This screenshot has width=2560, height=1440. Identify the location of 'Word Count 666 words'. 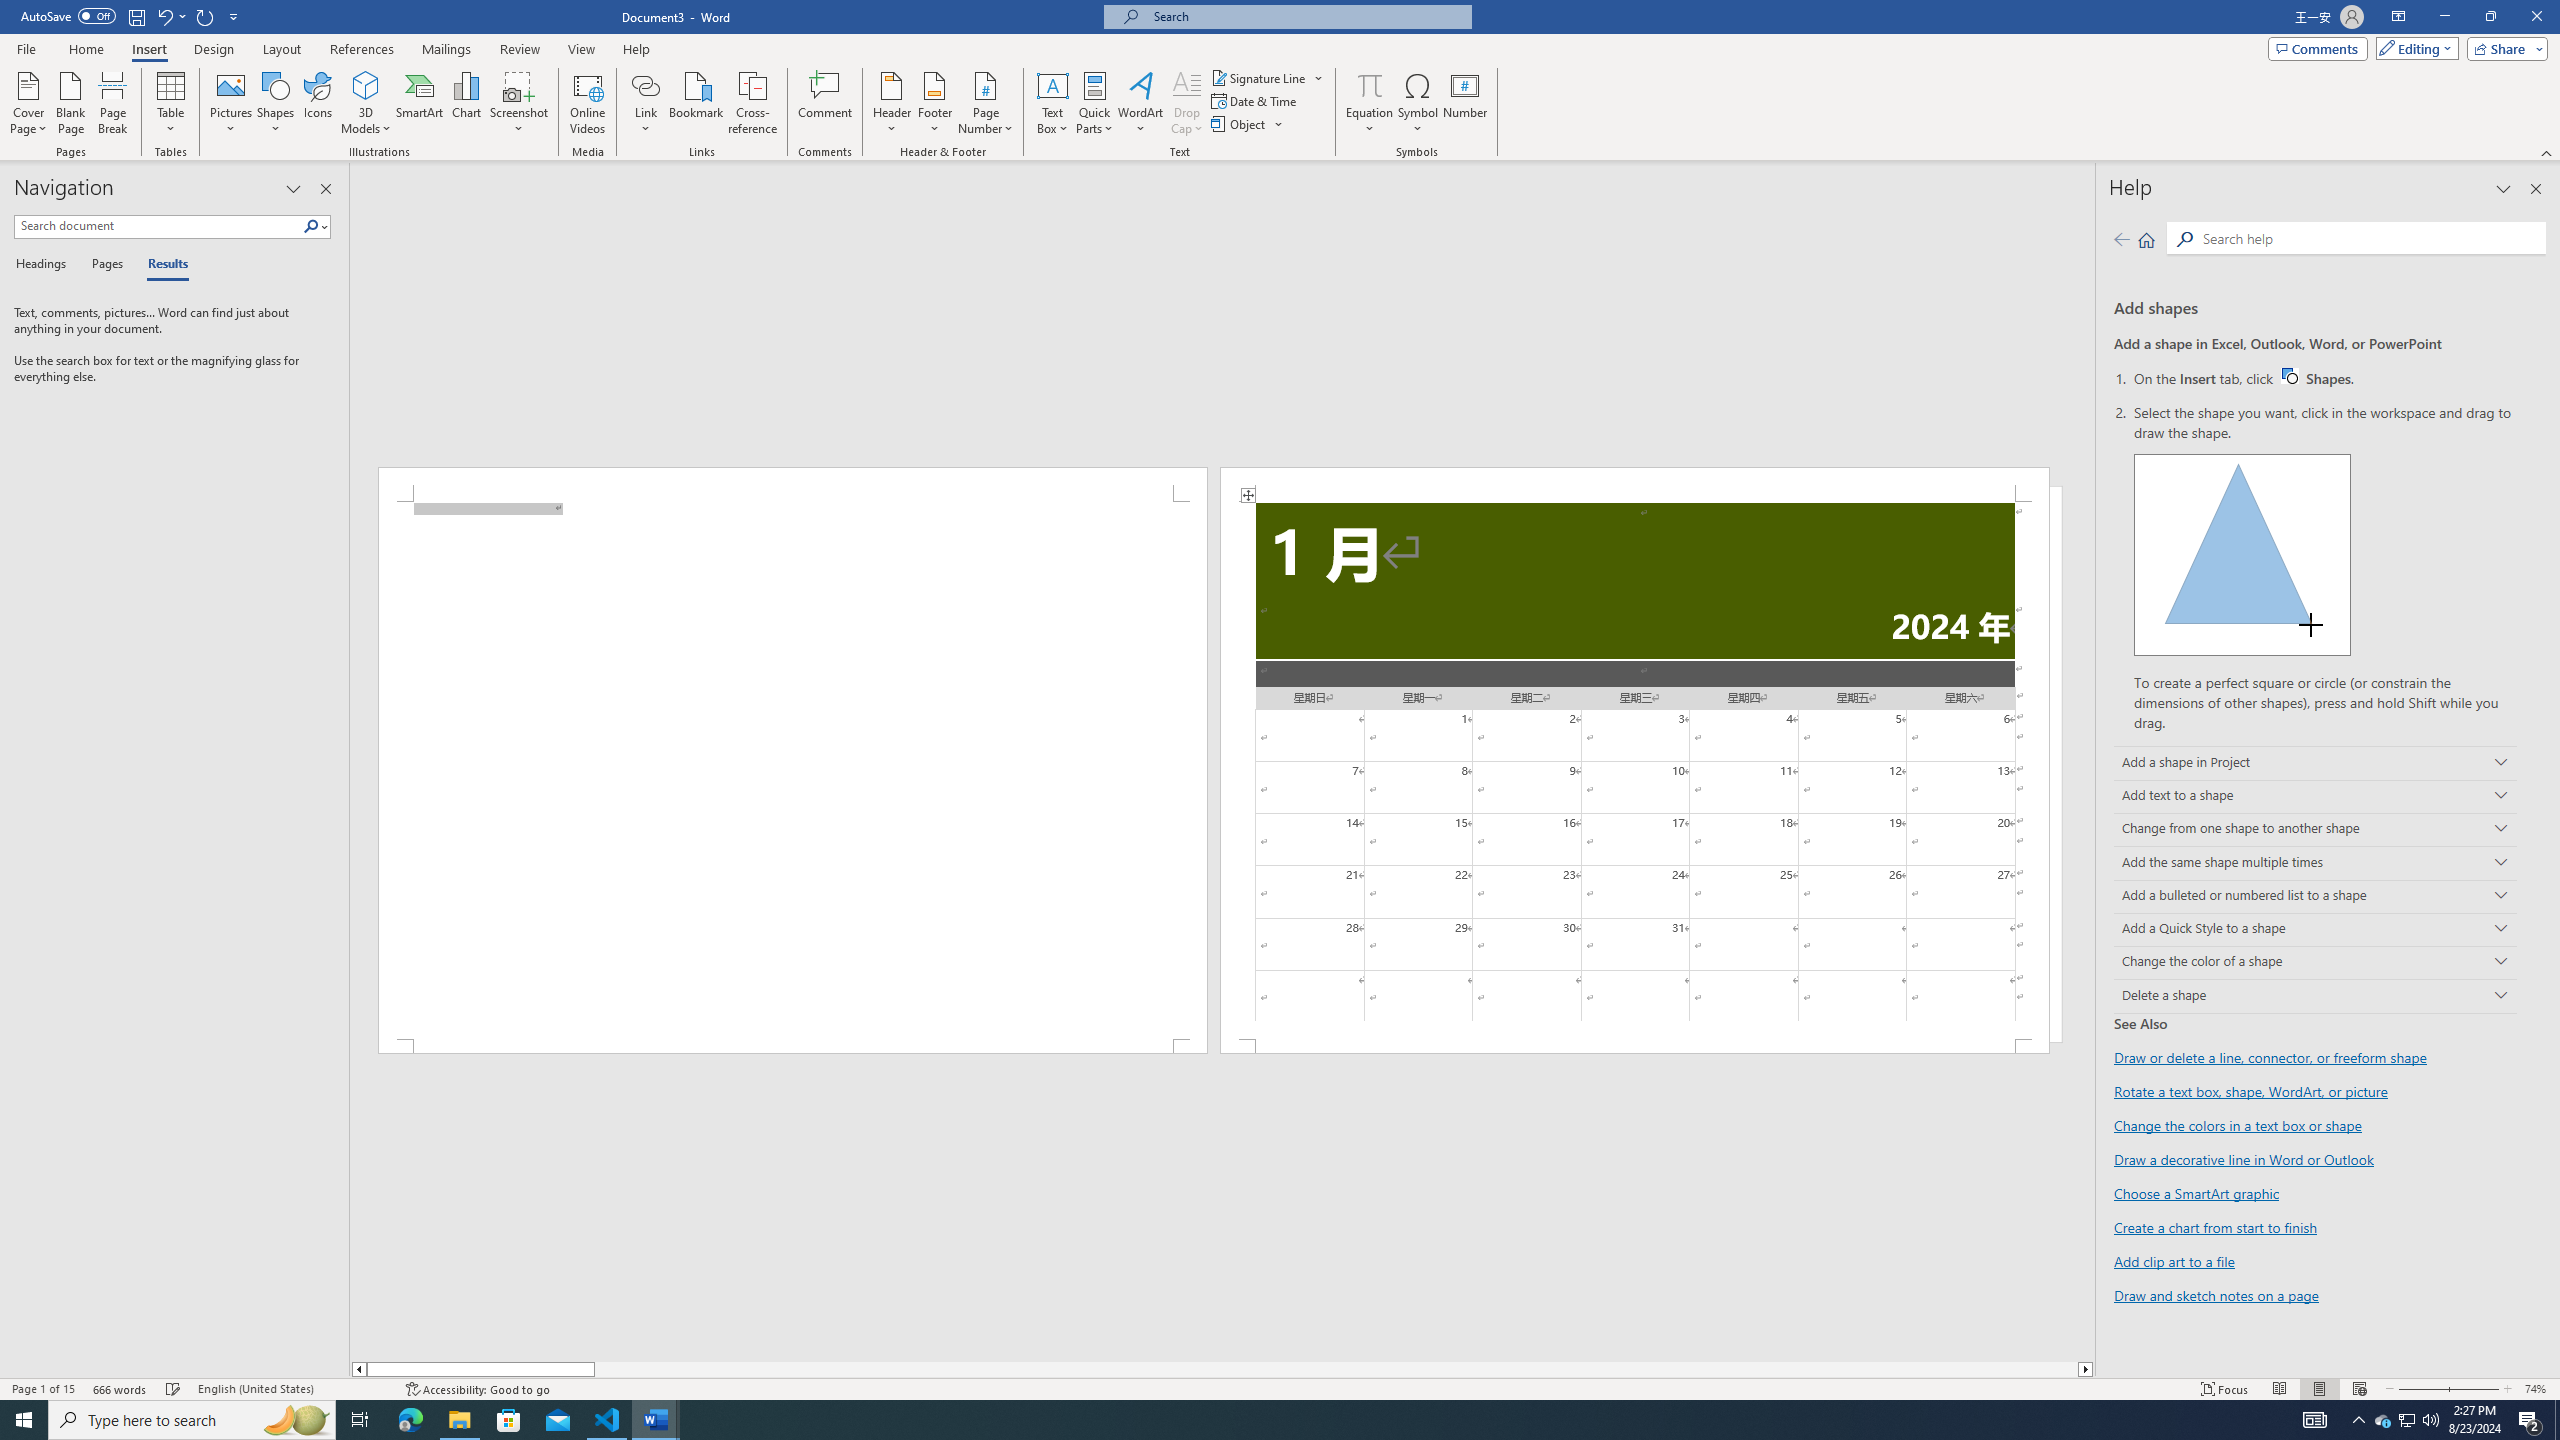
(121, 1389).